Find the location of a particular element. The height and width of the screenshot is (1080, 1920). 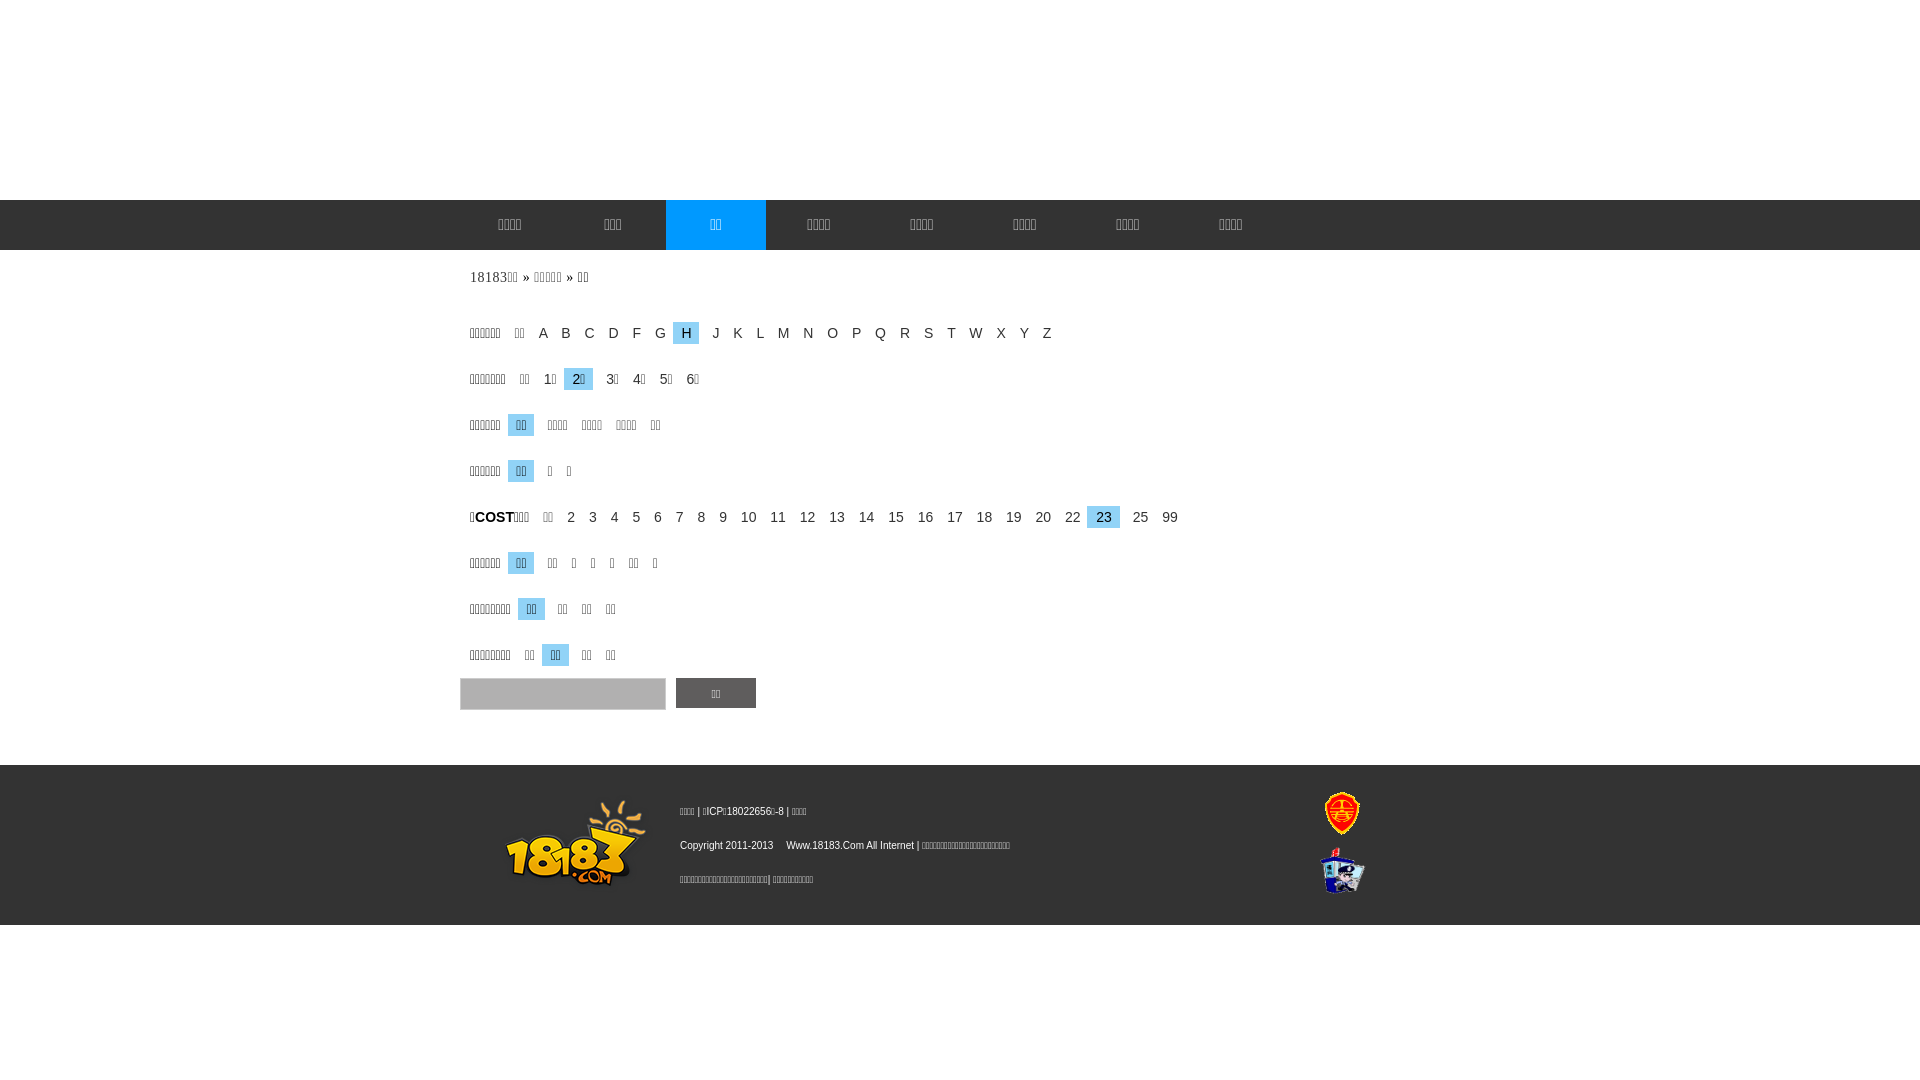

'Q' is located at coordinates (875, 331).